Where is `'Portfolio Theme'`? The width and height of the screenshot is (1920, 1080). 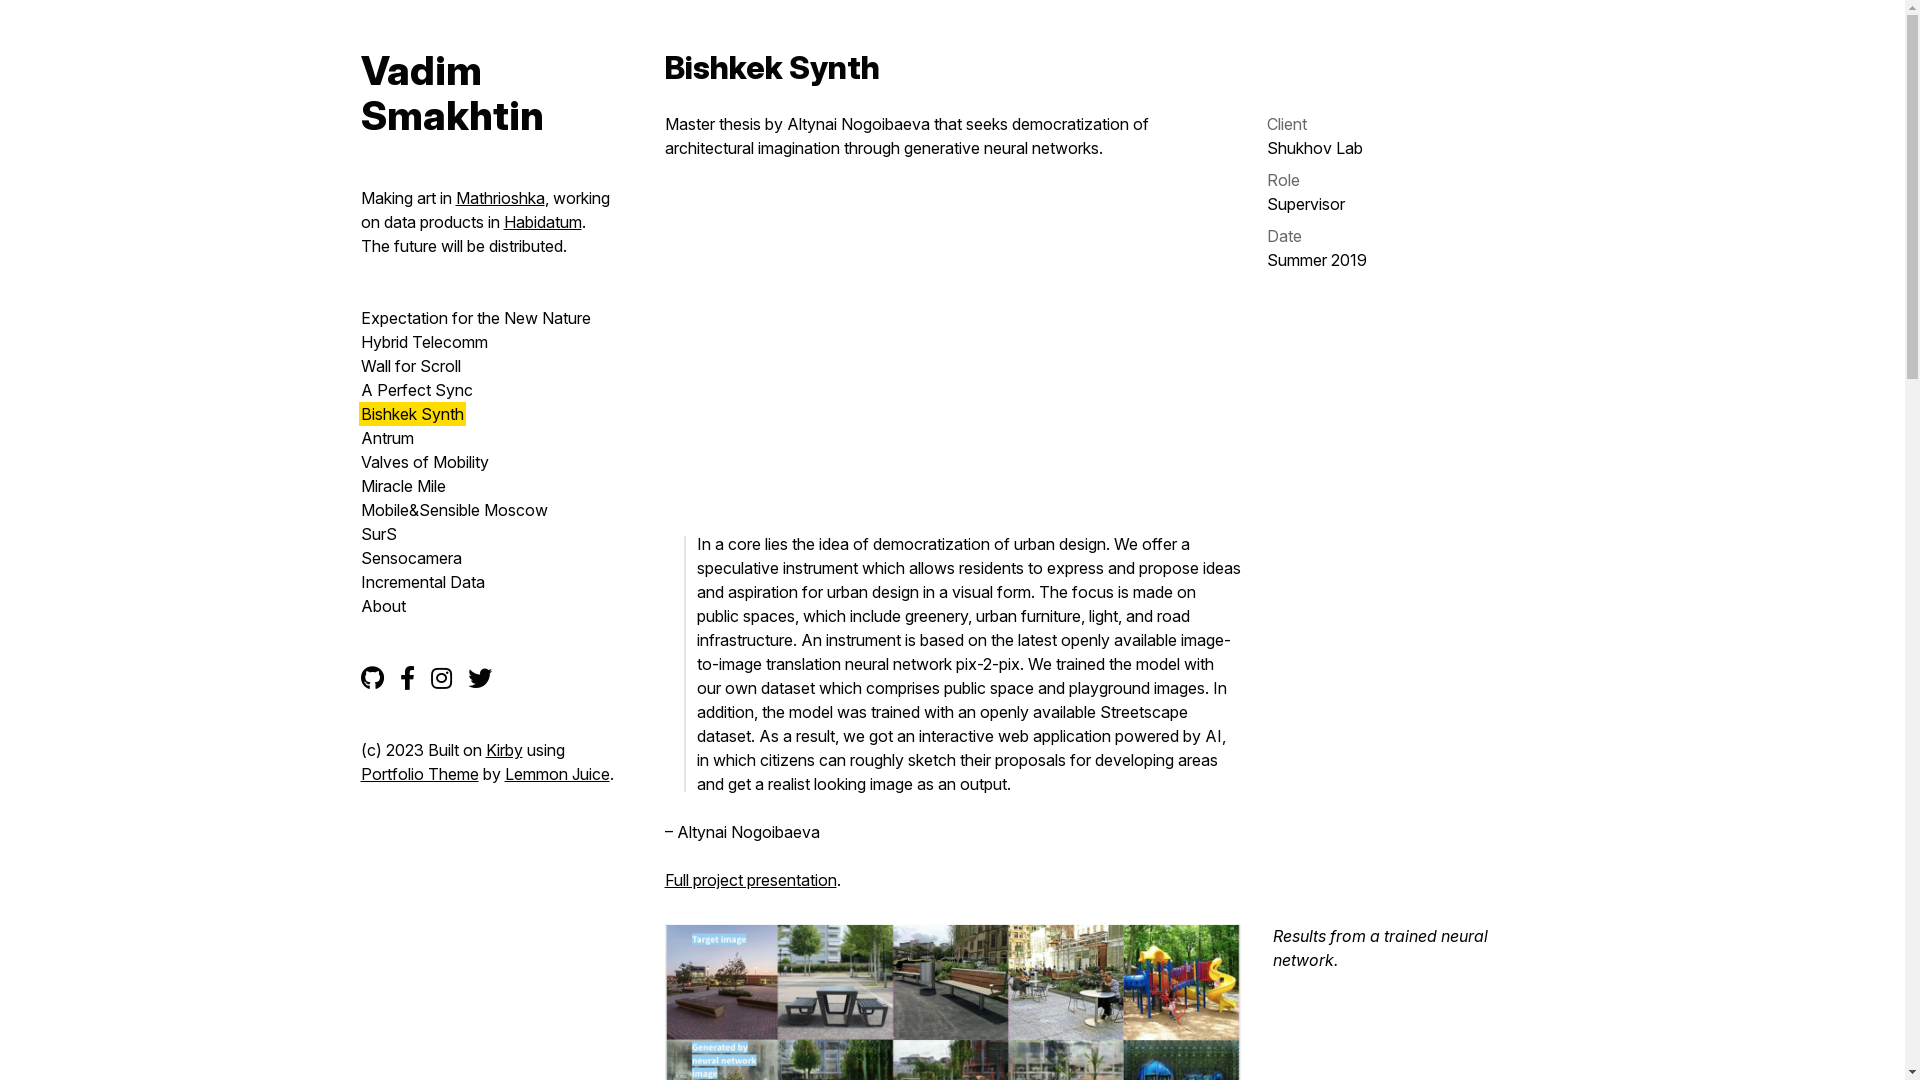 'Portfolio Theme' is located at coordinates (417, 773).